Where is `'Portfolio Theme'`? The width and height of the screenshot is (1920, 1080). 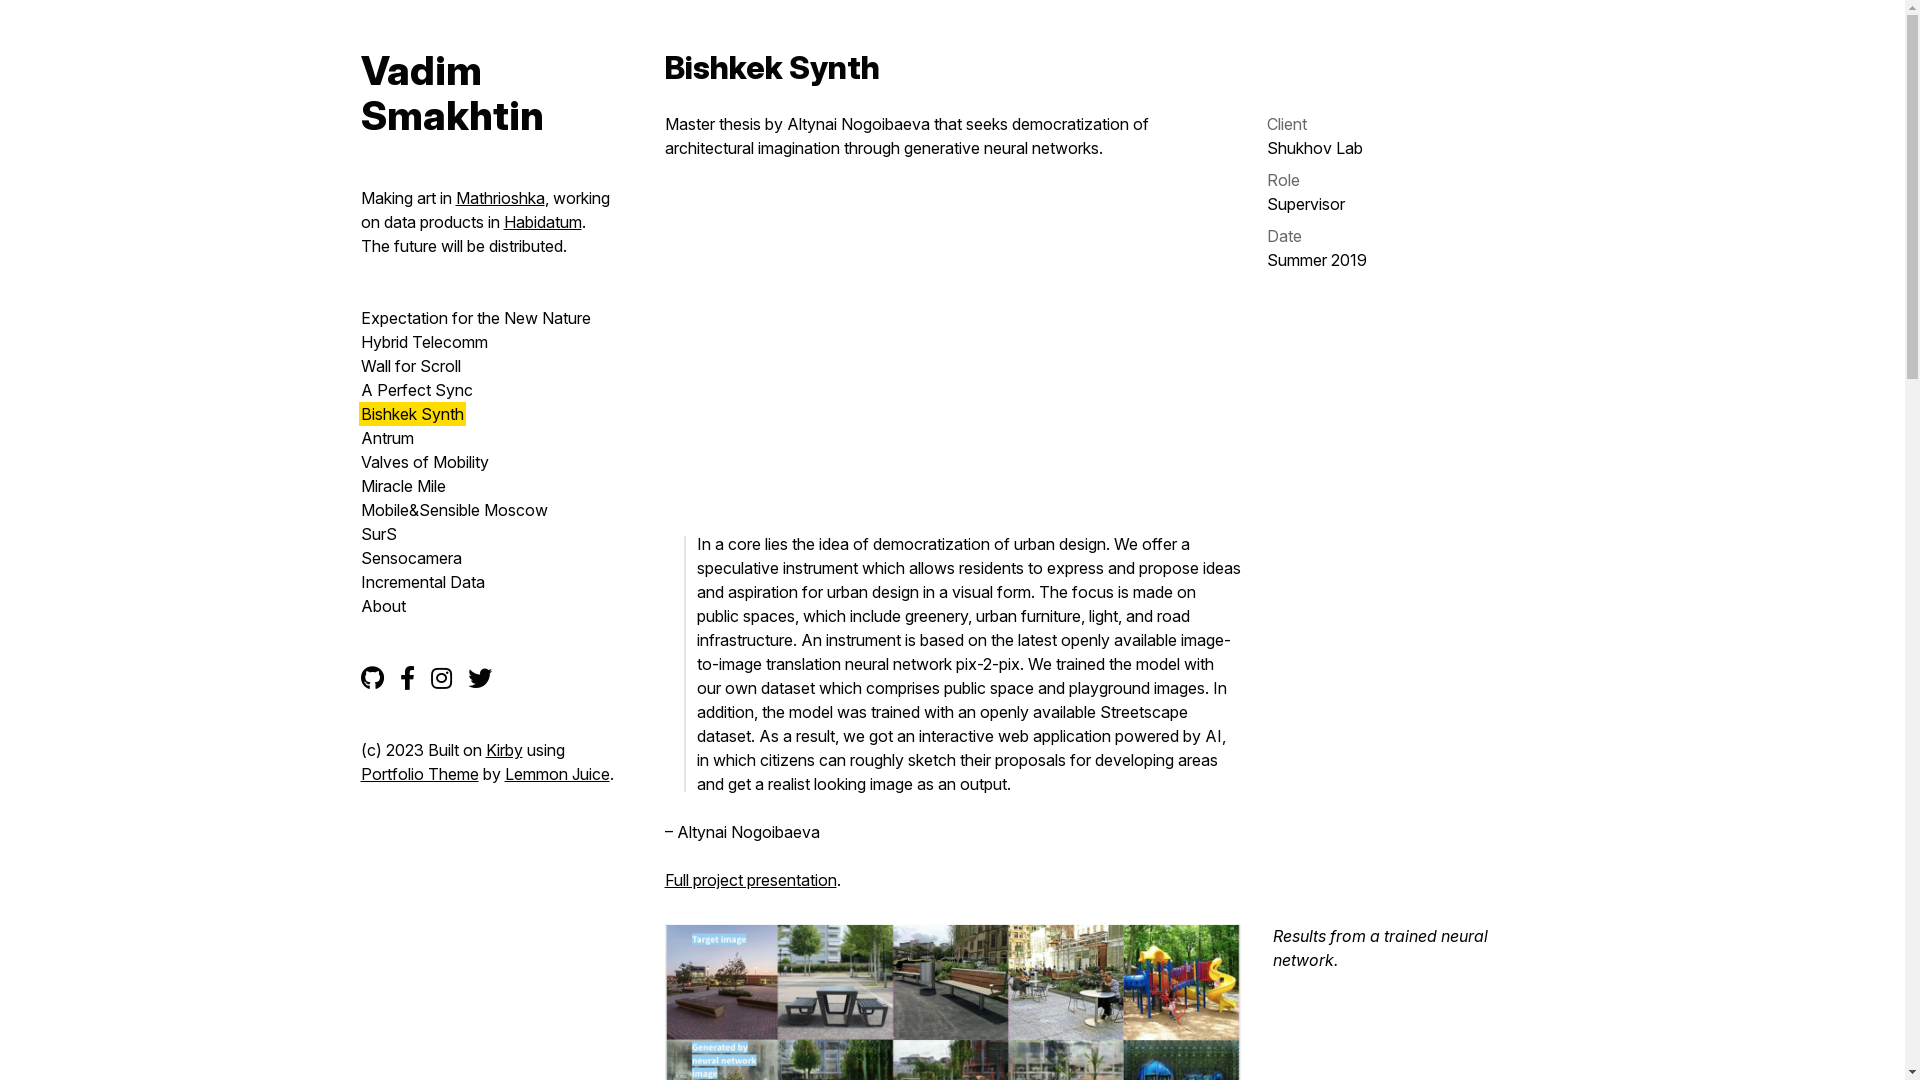 'Portfolio Theme' is located at coordinates (417, 773).